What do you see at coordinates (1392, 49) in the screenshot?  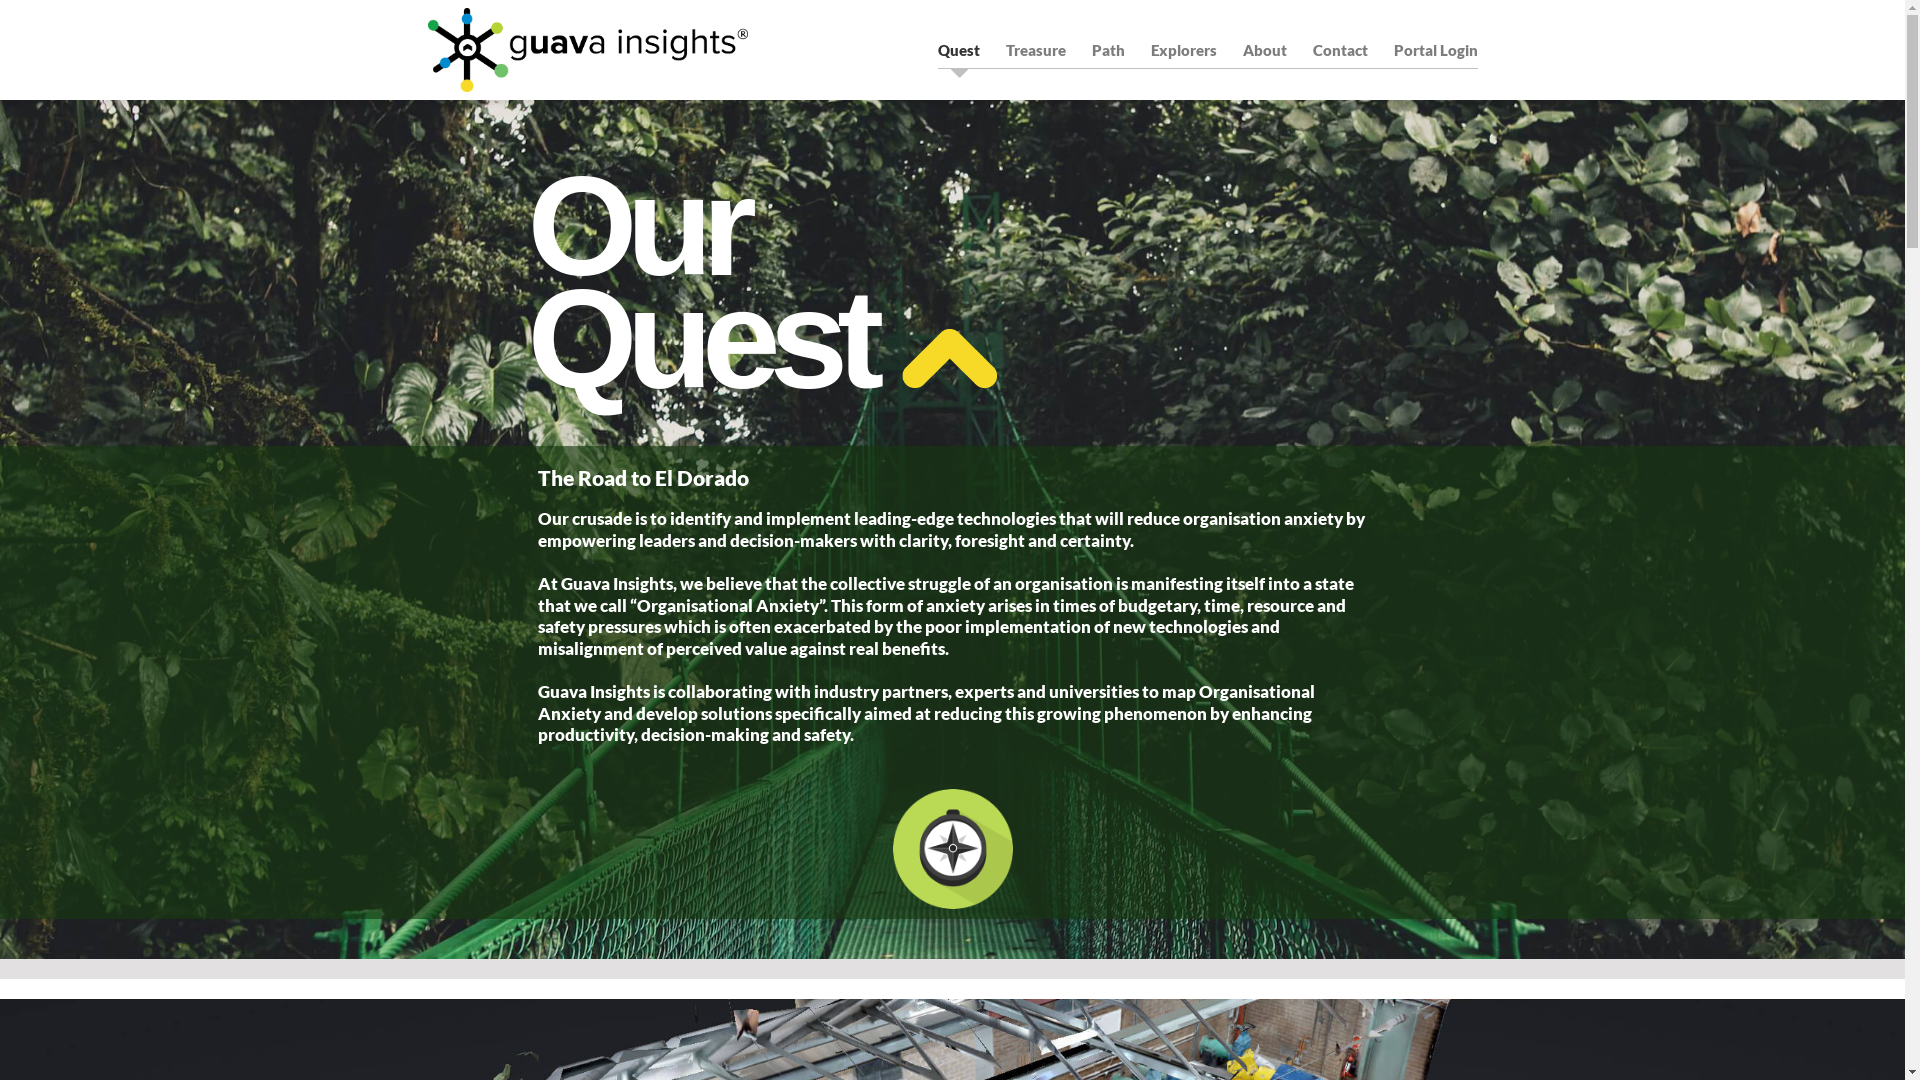 I see `'Portal Login'` at bounding box center [1392, 49].